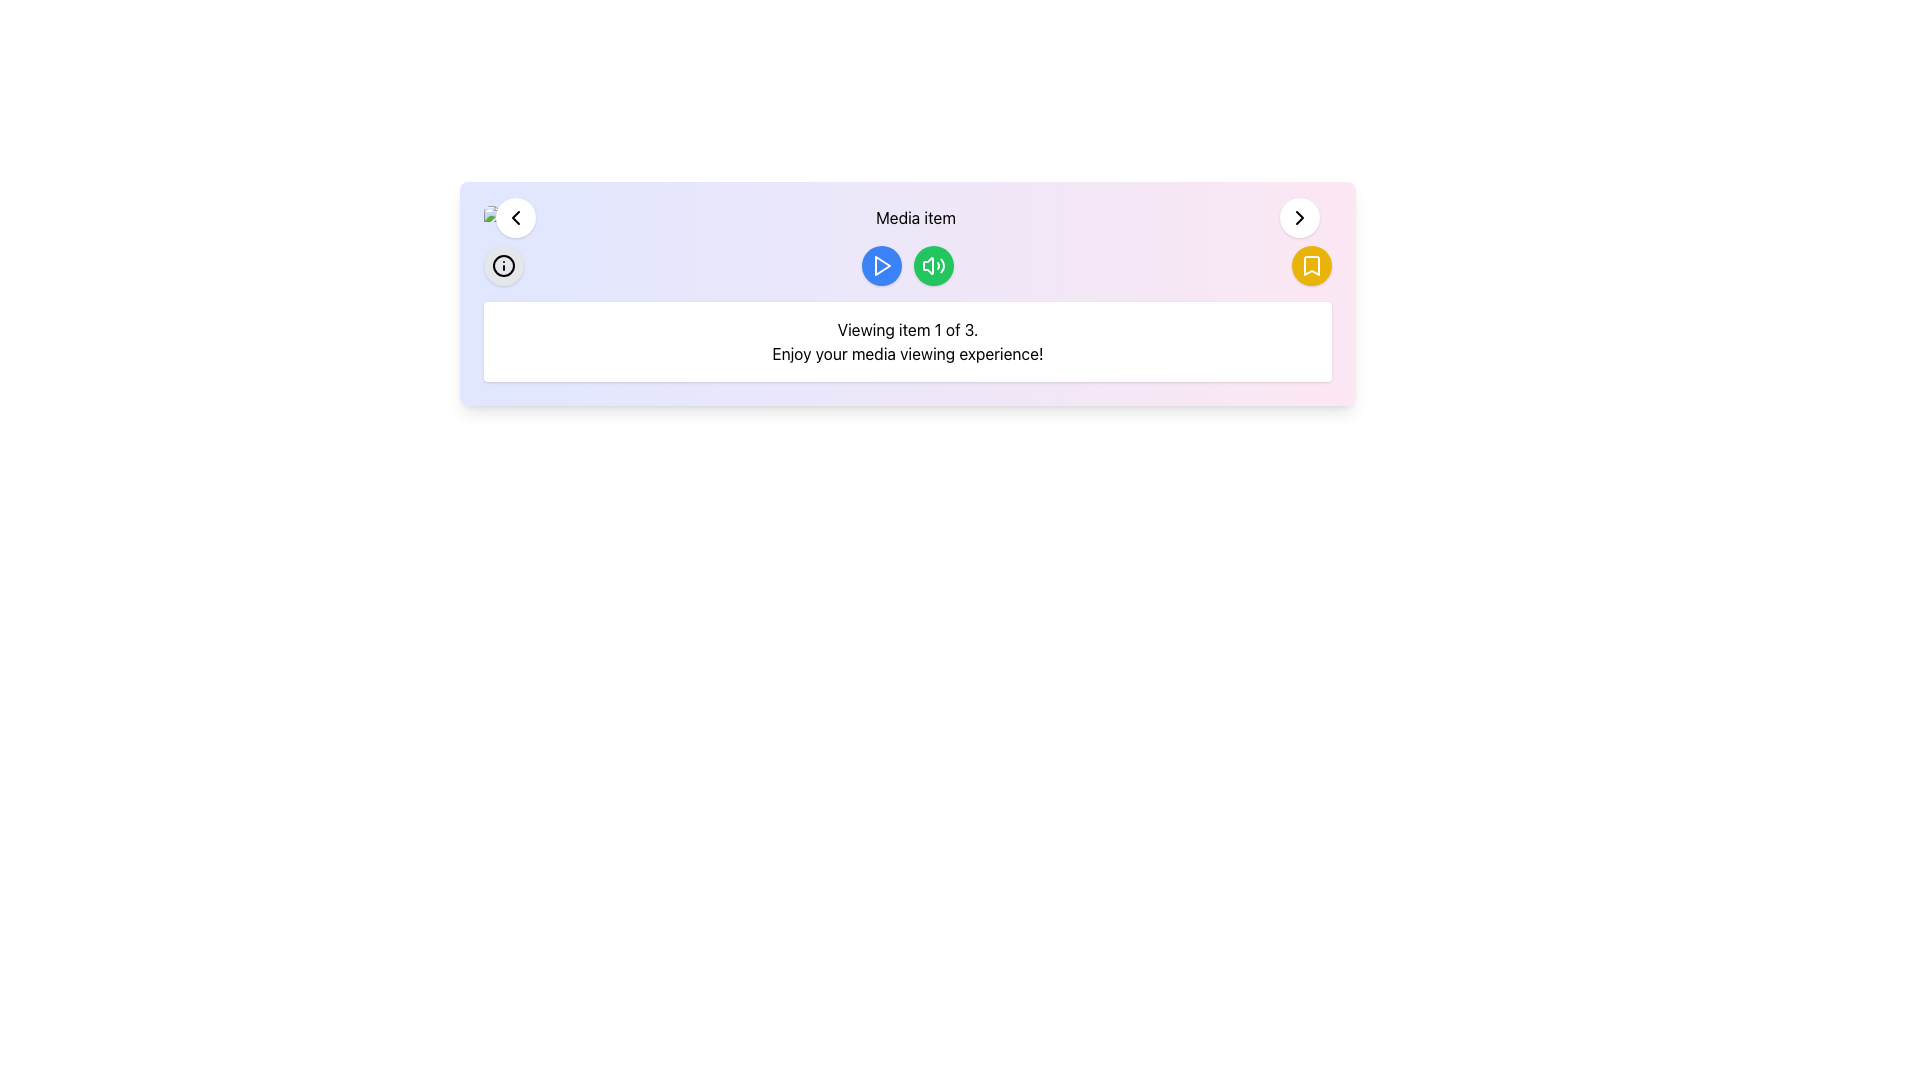 The width and height of the screenshot is (1920, 1080). Describe the element at coordinates (881, 265) in the screenshot. I see `the play button located to the left of the green button with a speaker icon, beneath the heading labeled 'Media item'` at that location.